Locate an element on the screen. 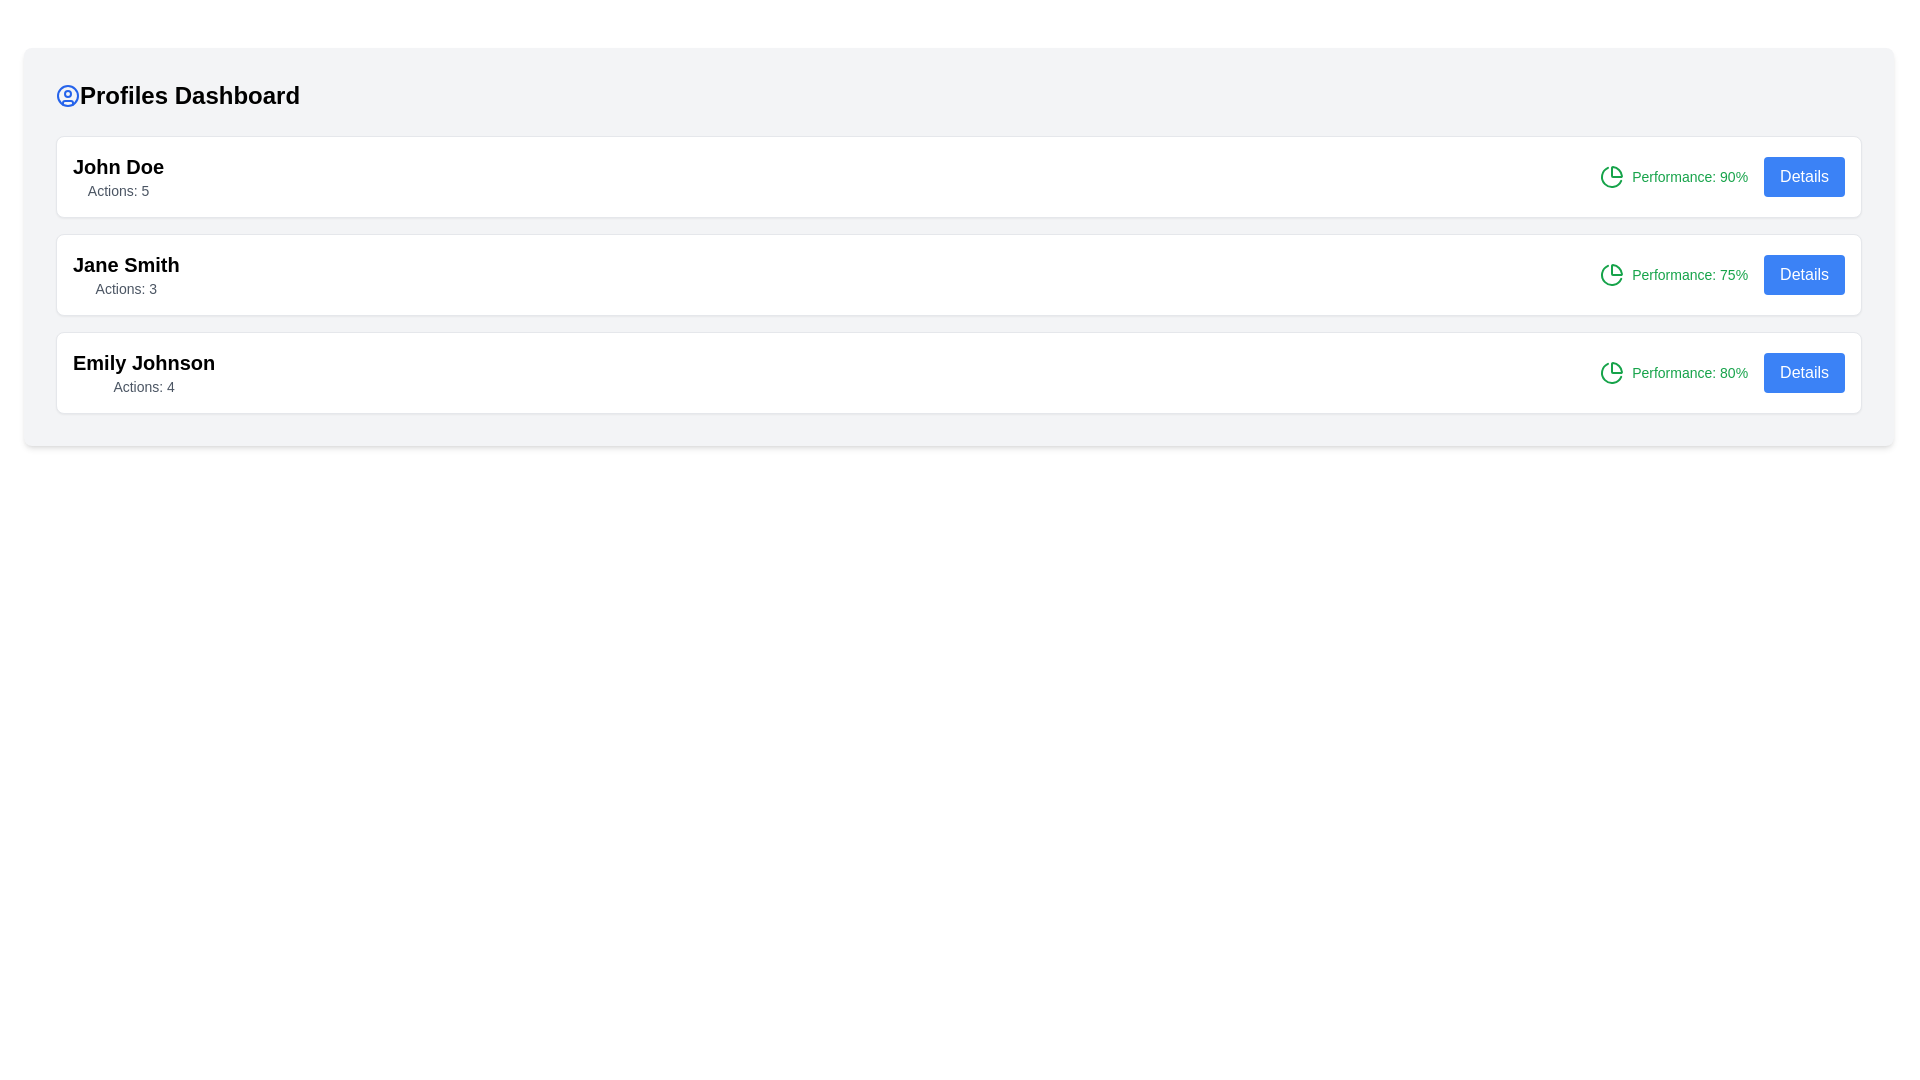 This screenshot has width=1920, height=1080. the blue button with rounded corners labeled 'Details' is located at coordinates (1804, 274).